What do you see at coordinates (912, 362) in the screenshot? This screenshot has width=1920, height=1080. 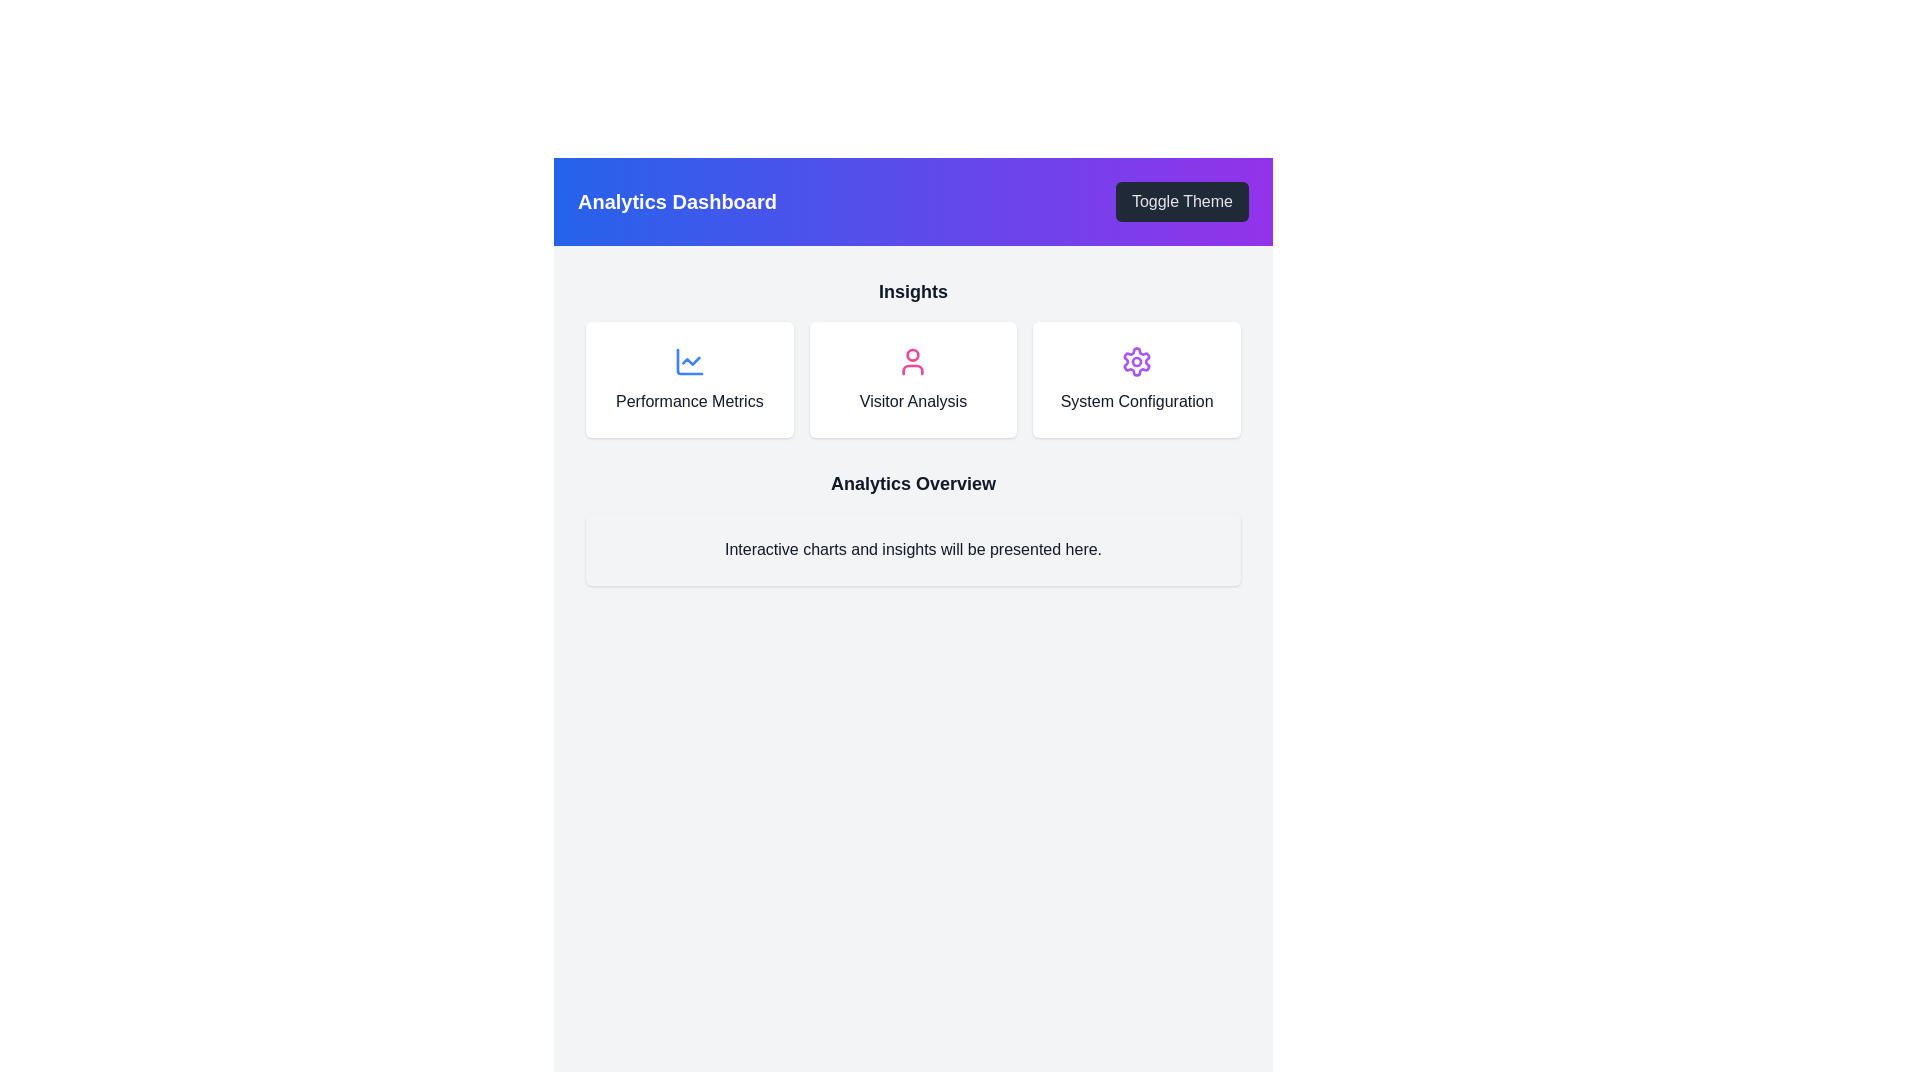 I see `the user icon styled in pink, which is positioned above the 'Visitor Analysis' text label, for interaction within the 'Visitor Analysis' section` at bounding box center [912, 362].